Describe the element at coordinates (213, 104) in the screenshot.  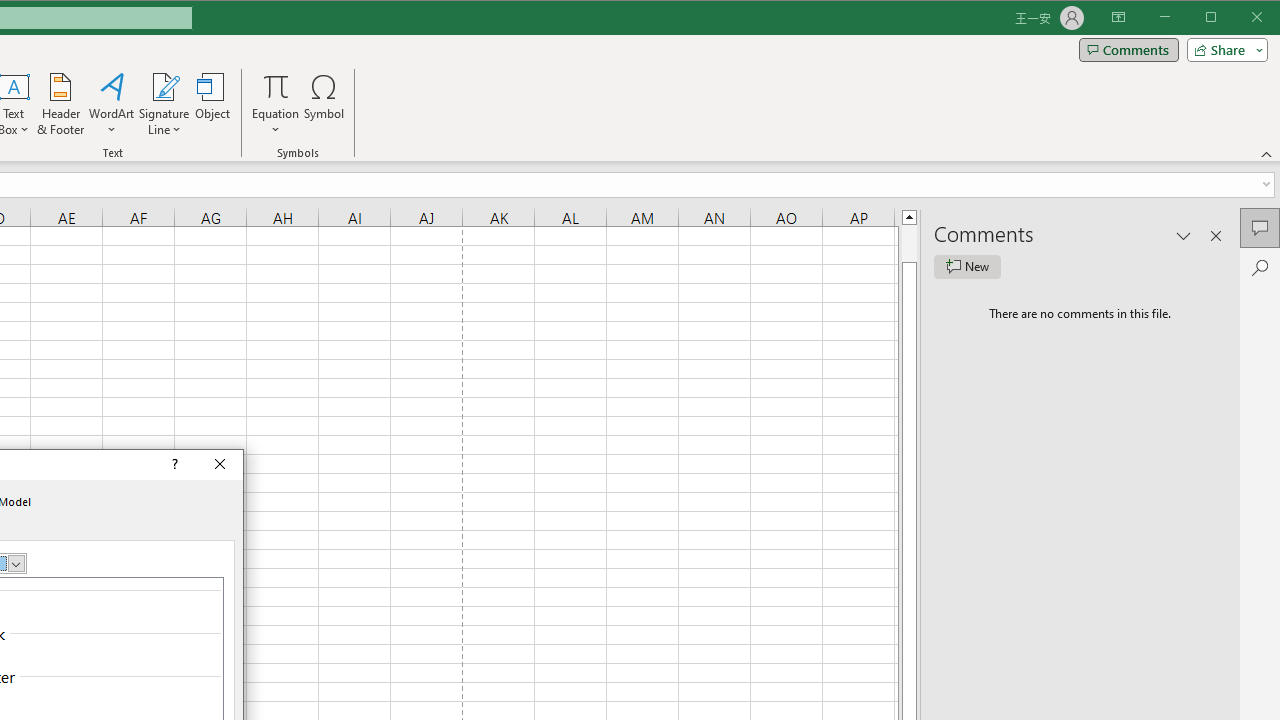
I see `'Object...'` at that location.